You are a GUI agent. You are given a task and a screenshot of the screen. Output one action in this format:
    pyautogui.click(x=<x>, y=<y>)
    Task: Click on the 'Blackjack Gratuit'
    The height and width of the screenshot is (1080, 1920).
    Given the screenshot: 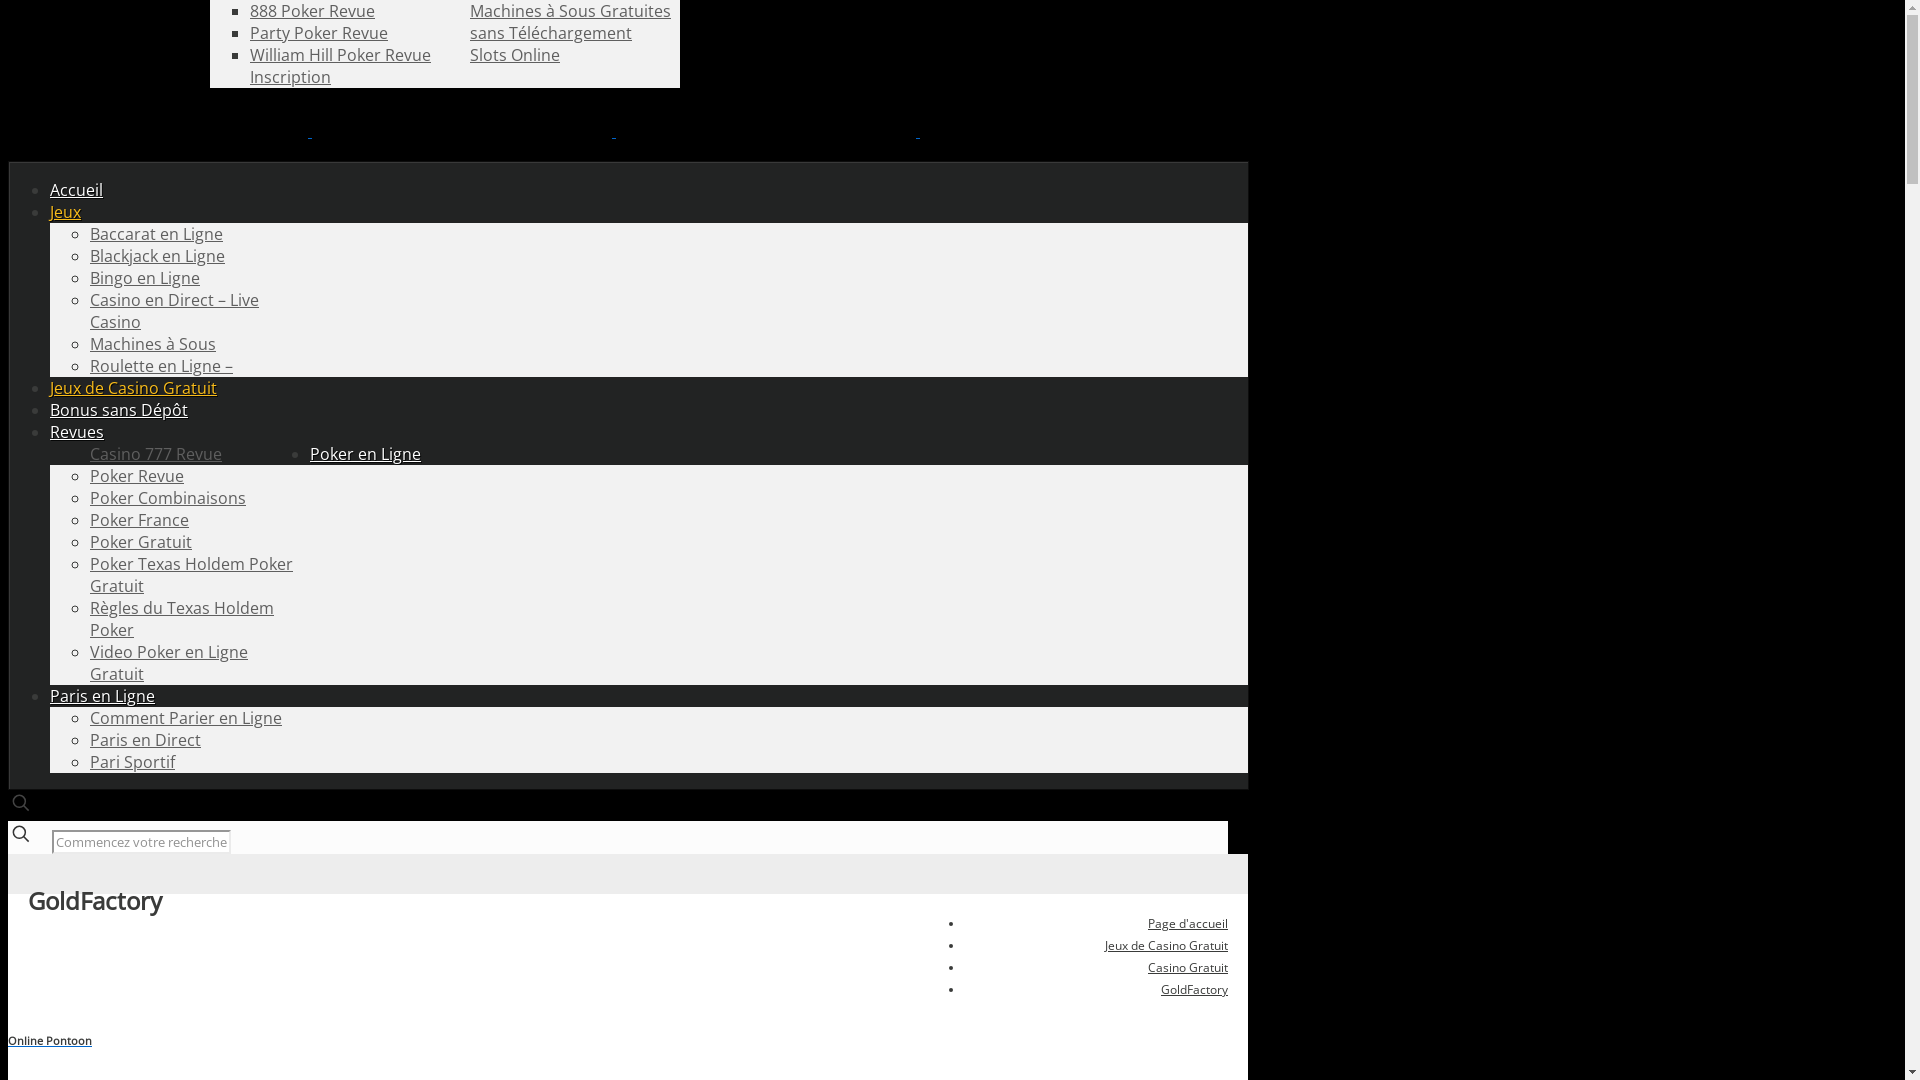 What is the action you would take?
    pyautogui.click(x=311, y=11)
    